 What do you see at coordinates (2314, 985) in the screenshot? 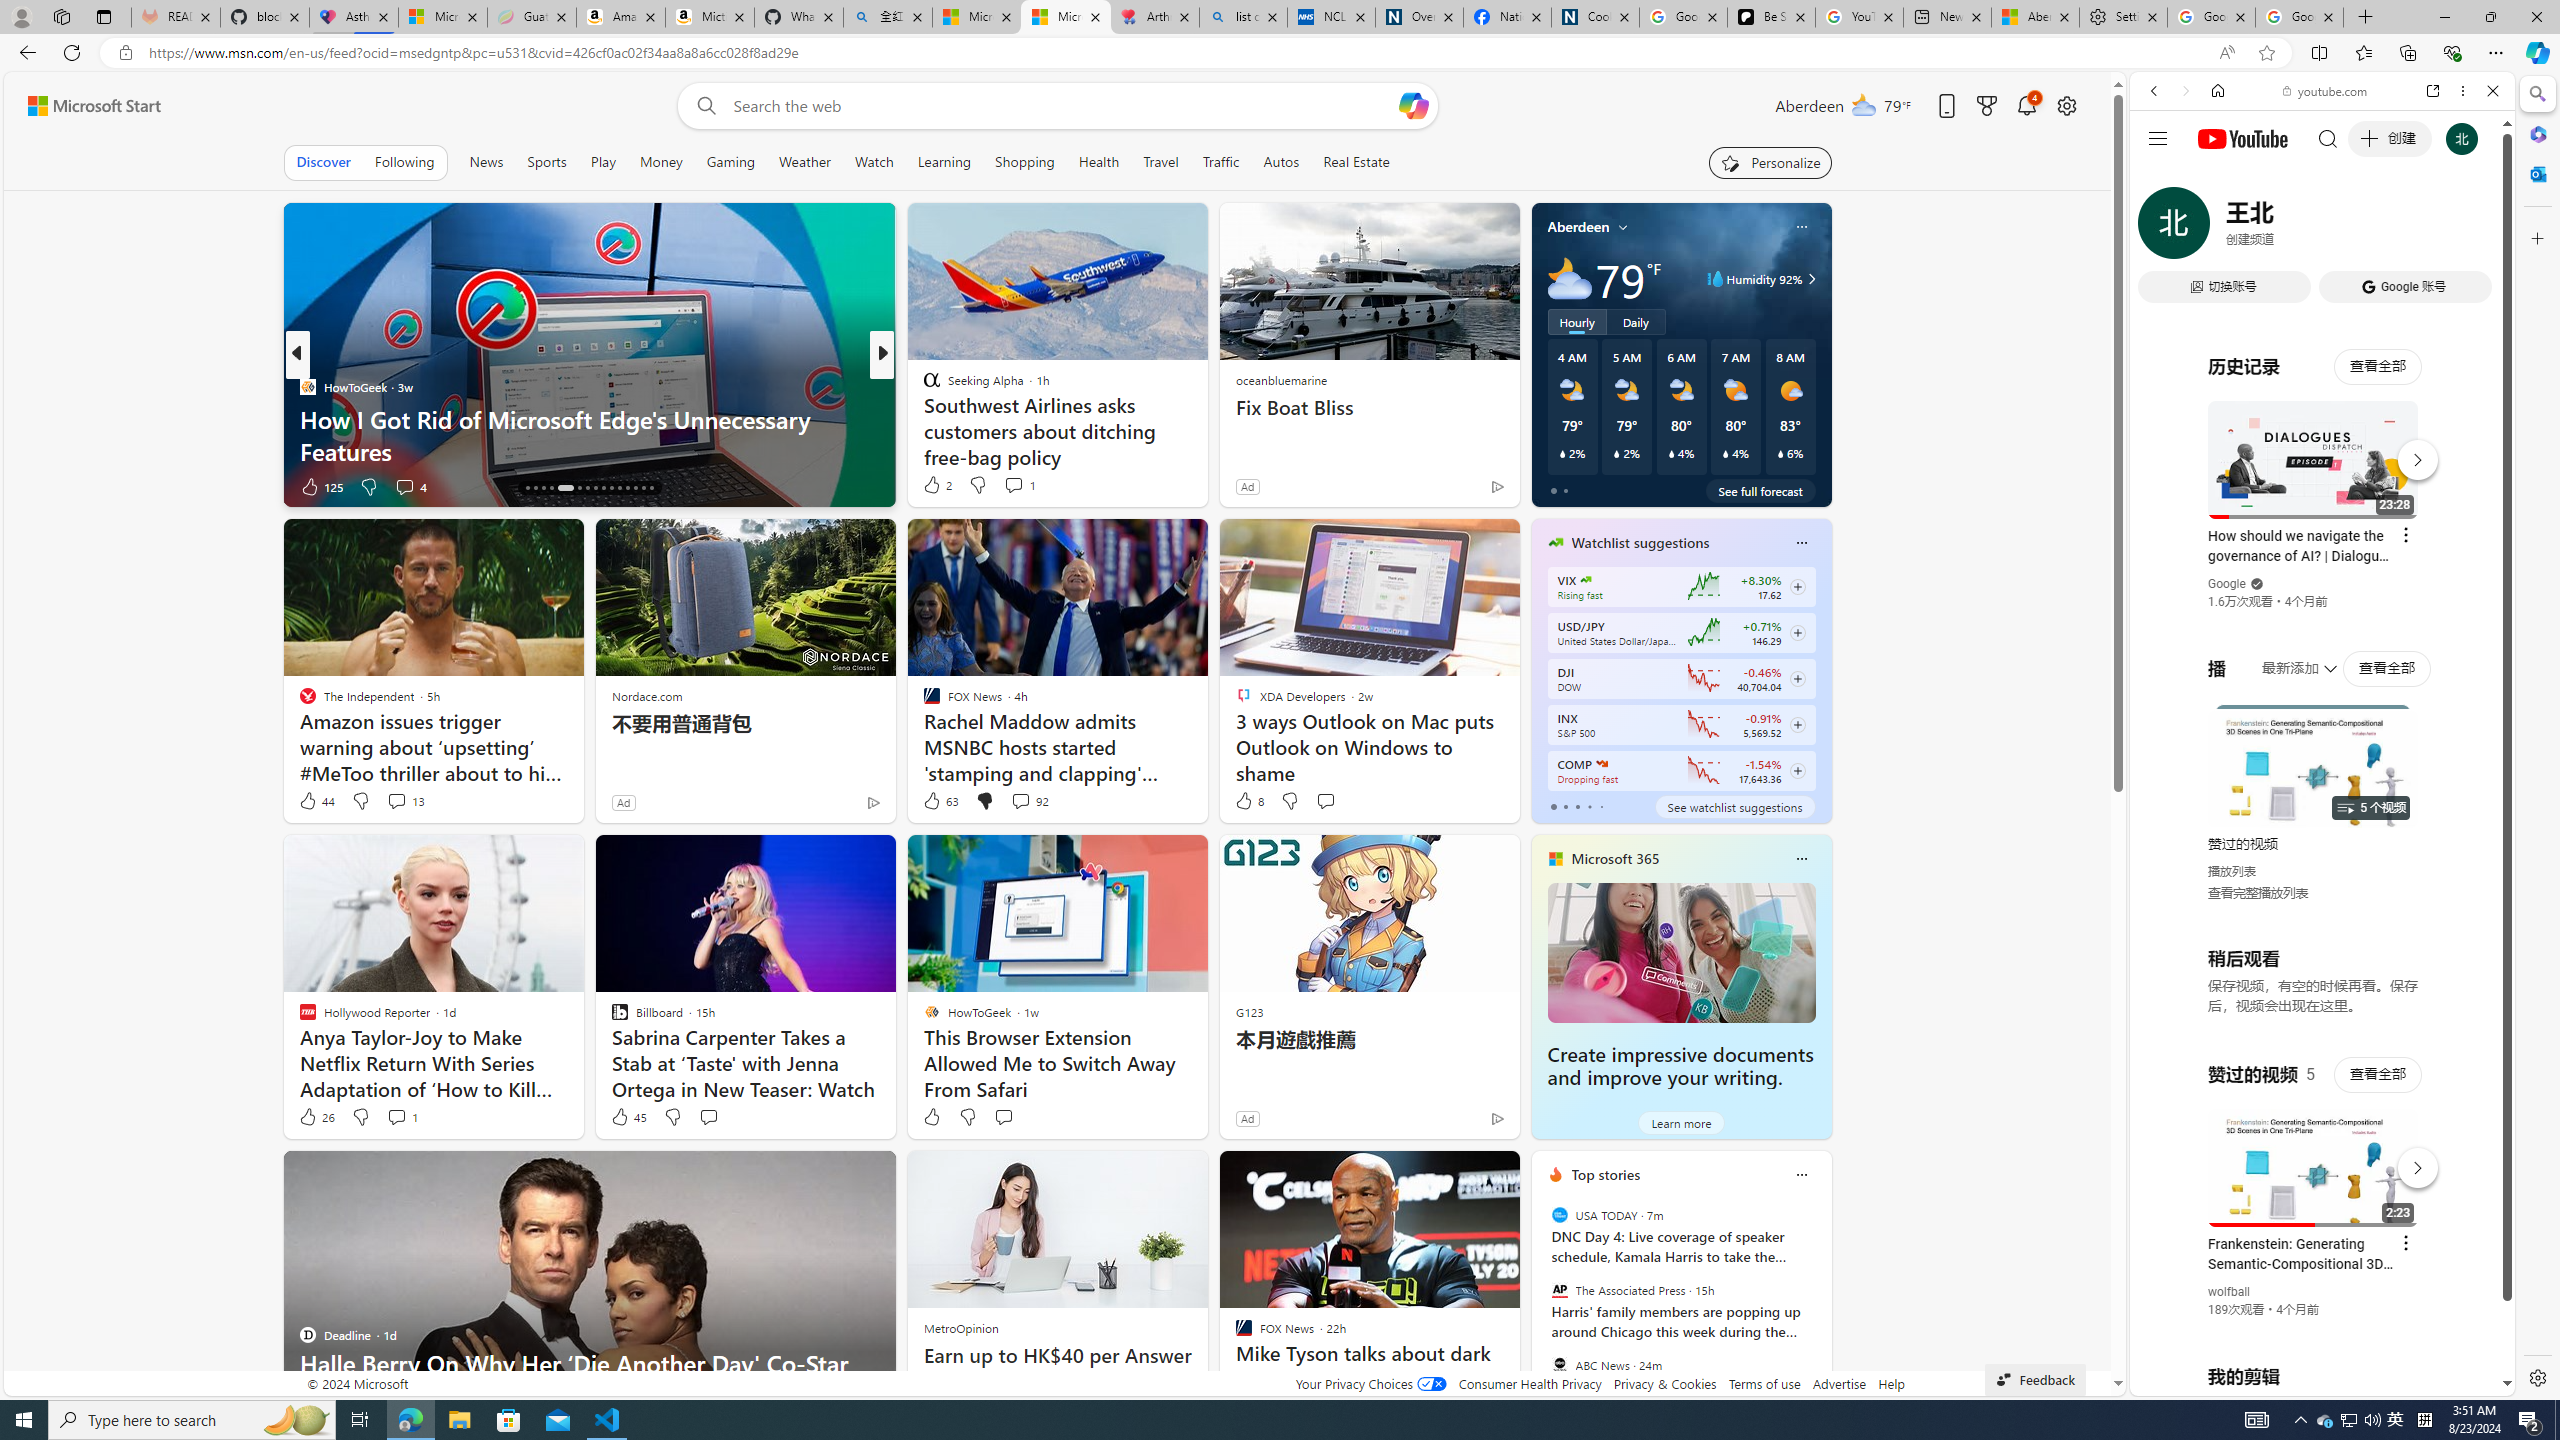
I see `'YouTube - YouTube'` at bounding box center [2314, 985].